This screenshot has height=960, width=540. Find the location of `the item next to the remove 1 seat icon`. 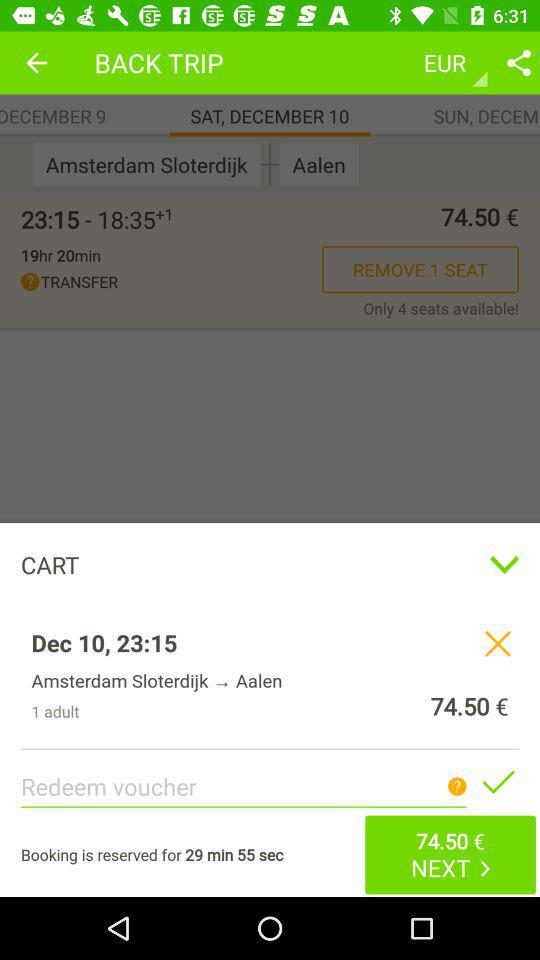

the item next to the remove 1 seat icon is located at coordinates (60, 254).